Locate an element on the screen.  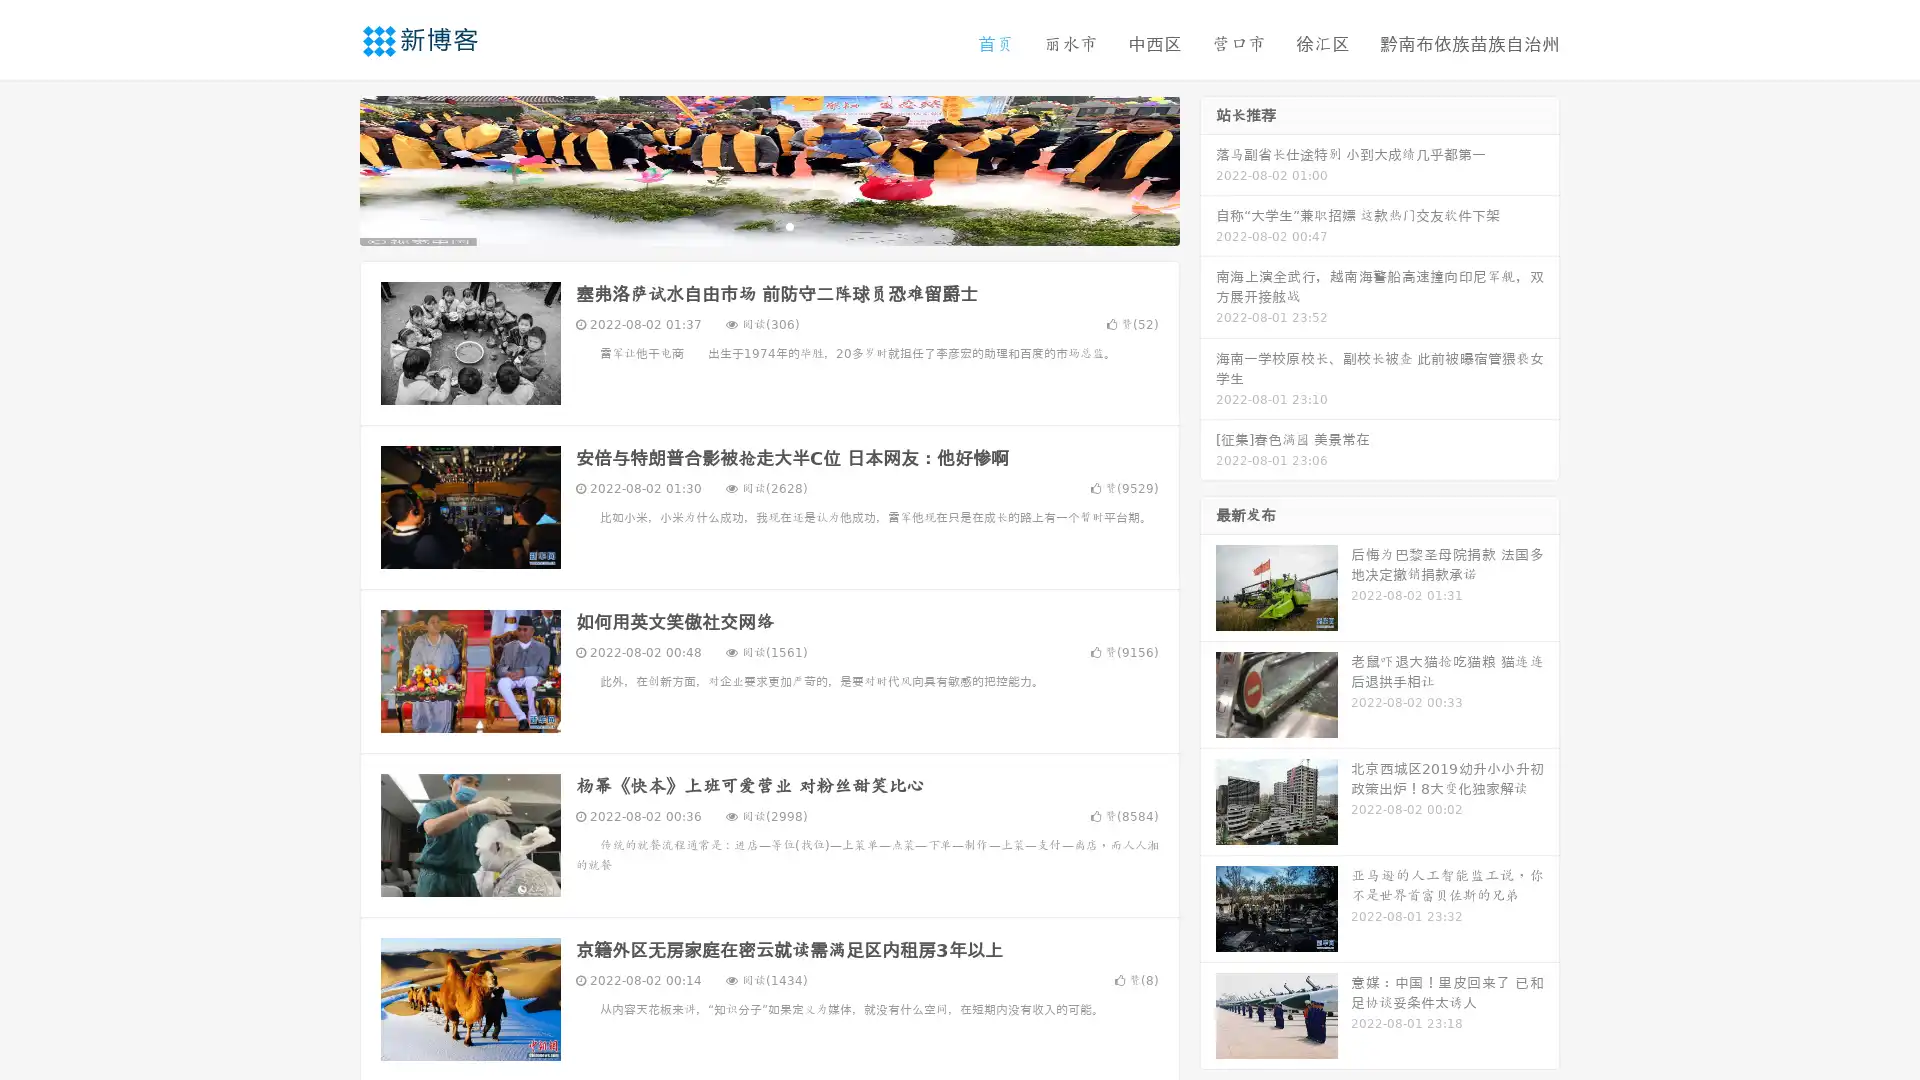
Go to slide 3 is located at coordinates (789, 225).